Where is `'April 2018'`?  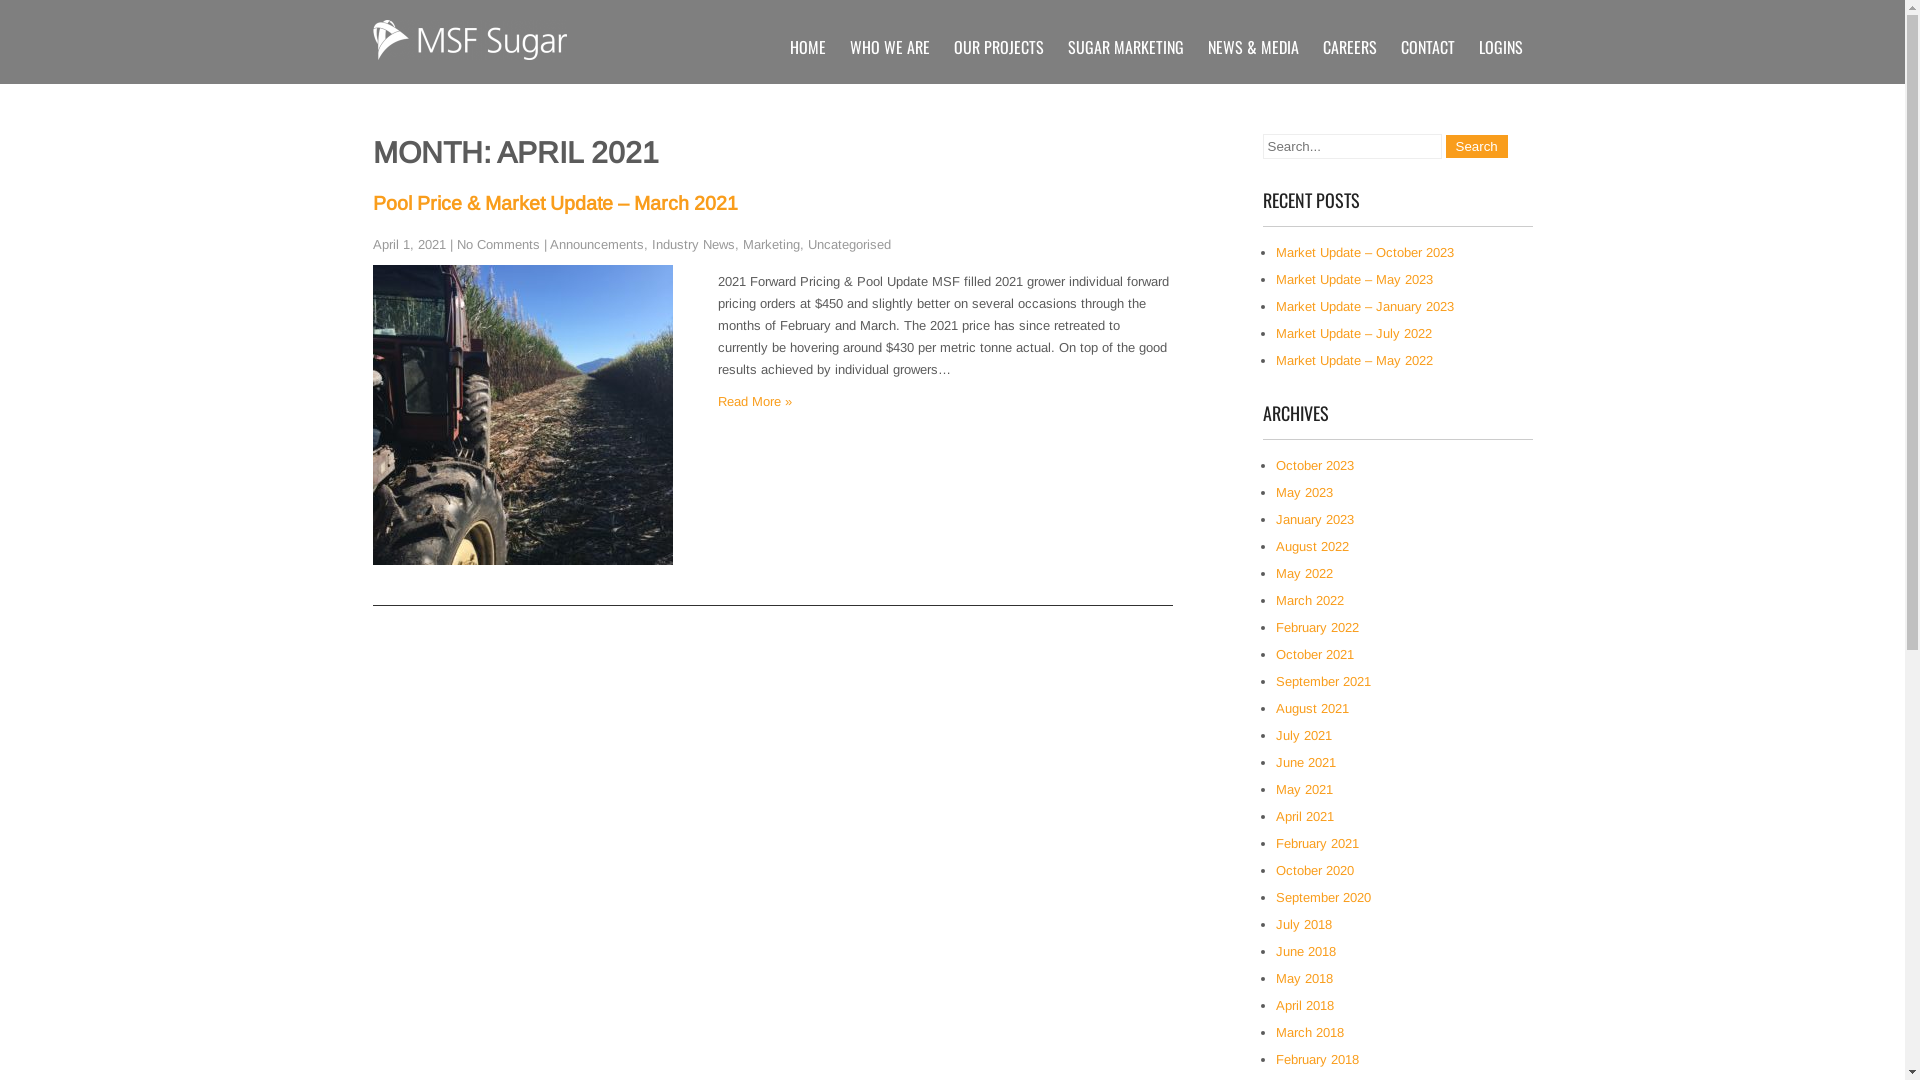 'April 2018' is located at coordinates (1275, 1005).